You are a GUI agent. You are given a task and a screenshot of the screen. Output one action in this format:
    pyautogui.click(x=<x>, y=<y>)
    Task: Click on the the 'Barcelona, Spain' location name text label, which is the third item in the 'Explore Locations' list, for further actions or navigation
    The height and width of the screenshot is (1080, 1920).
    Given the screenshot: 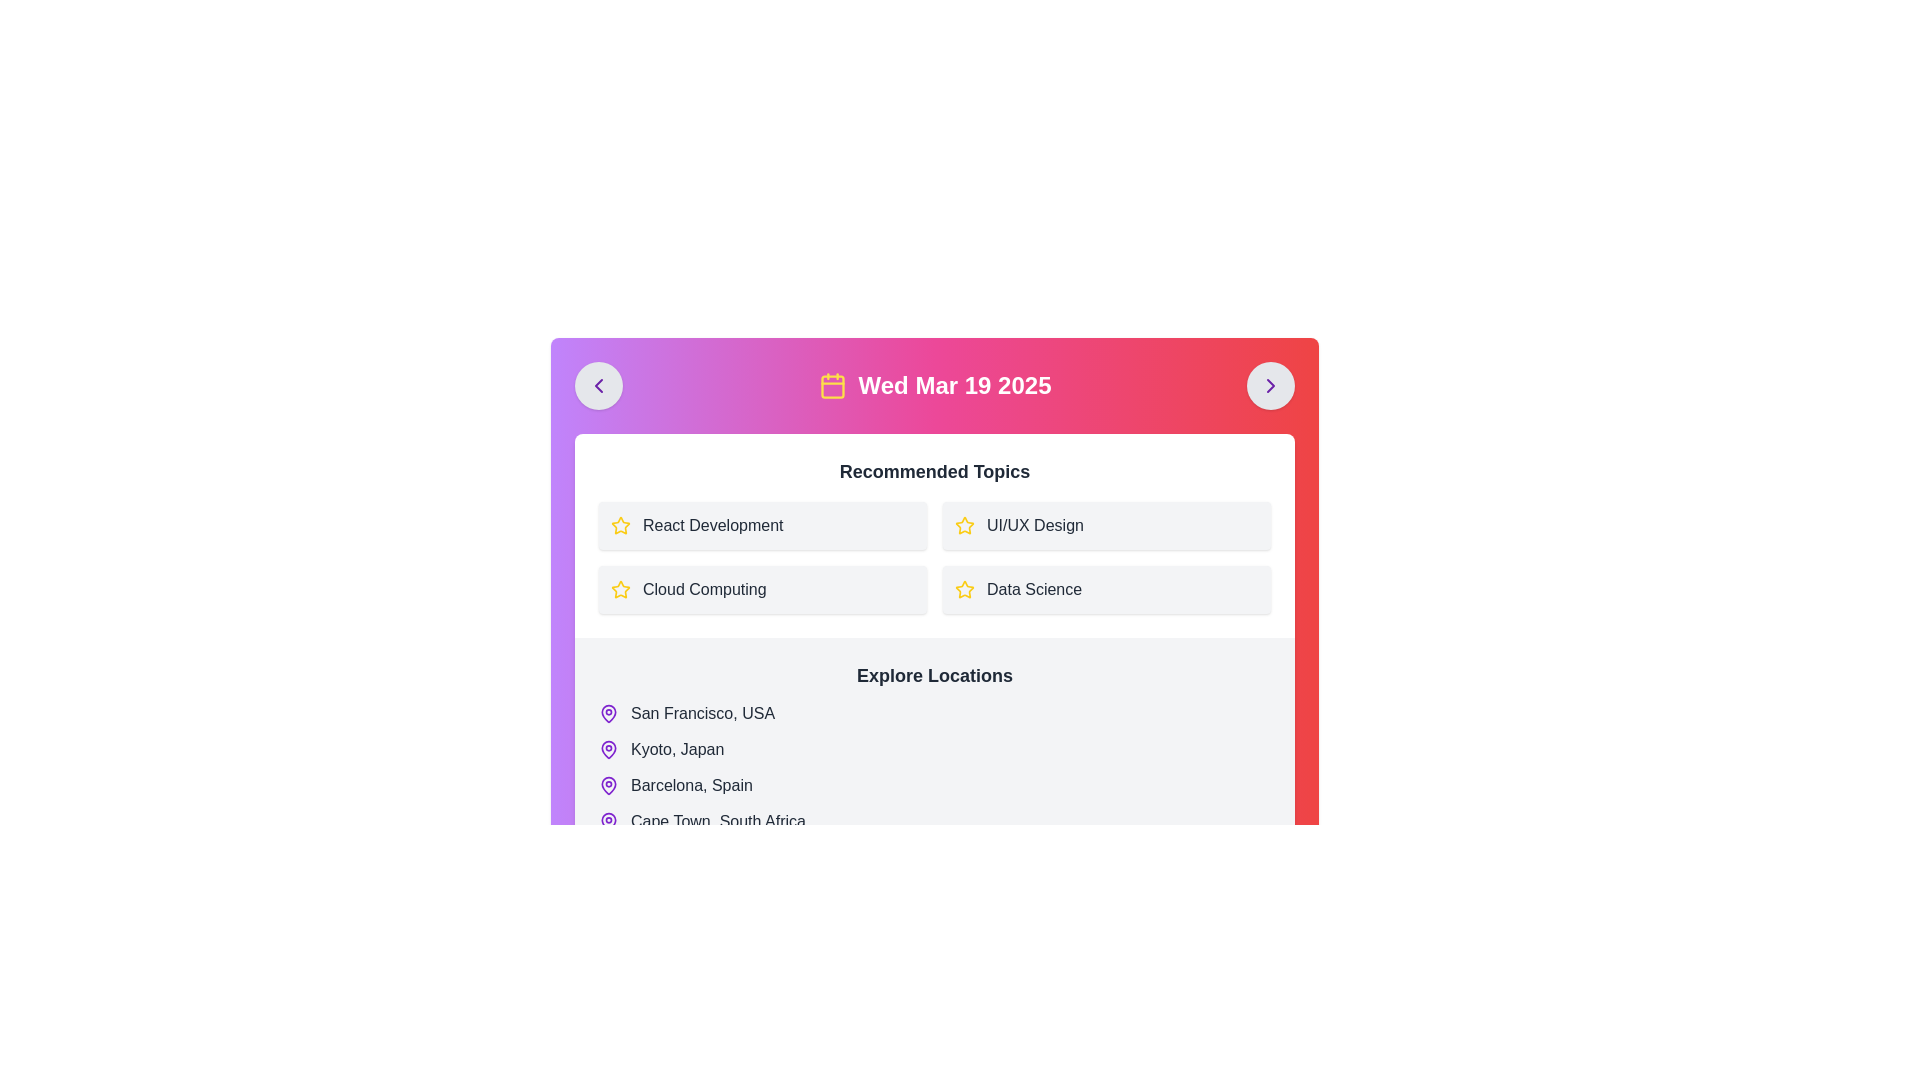 What is the action you would take?
    pyautogui.click(x=691, y=785)
    